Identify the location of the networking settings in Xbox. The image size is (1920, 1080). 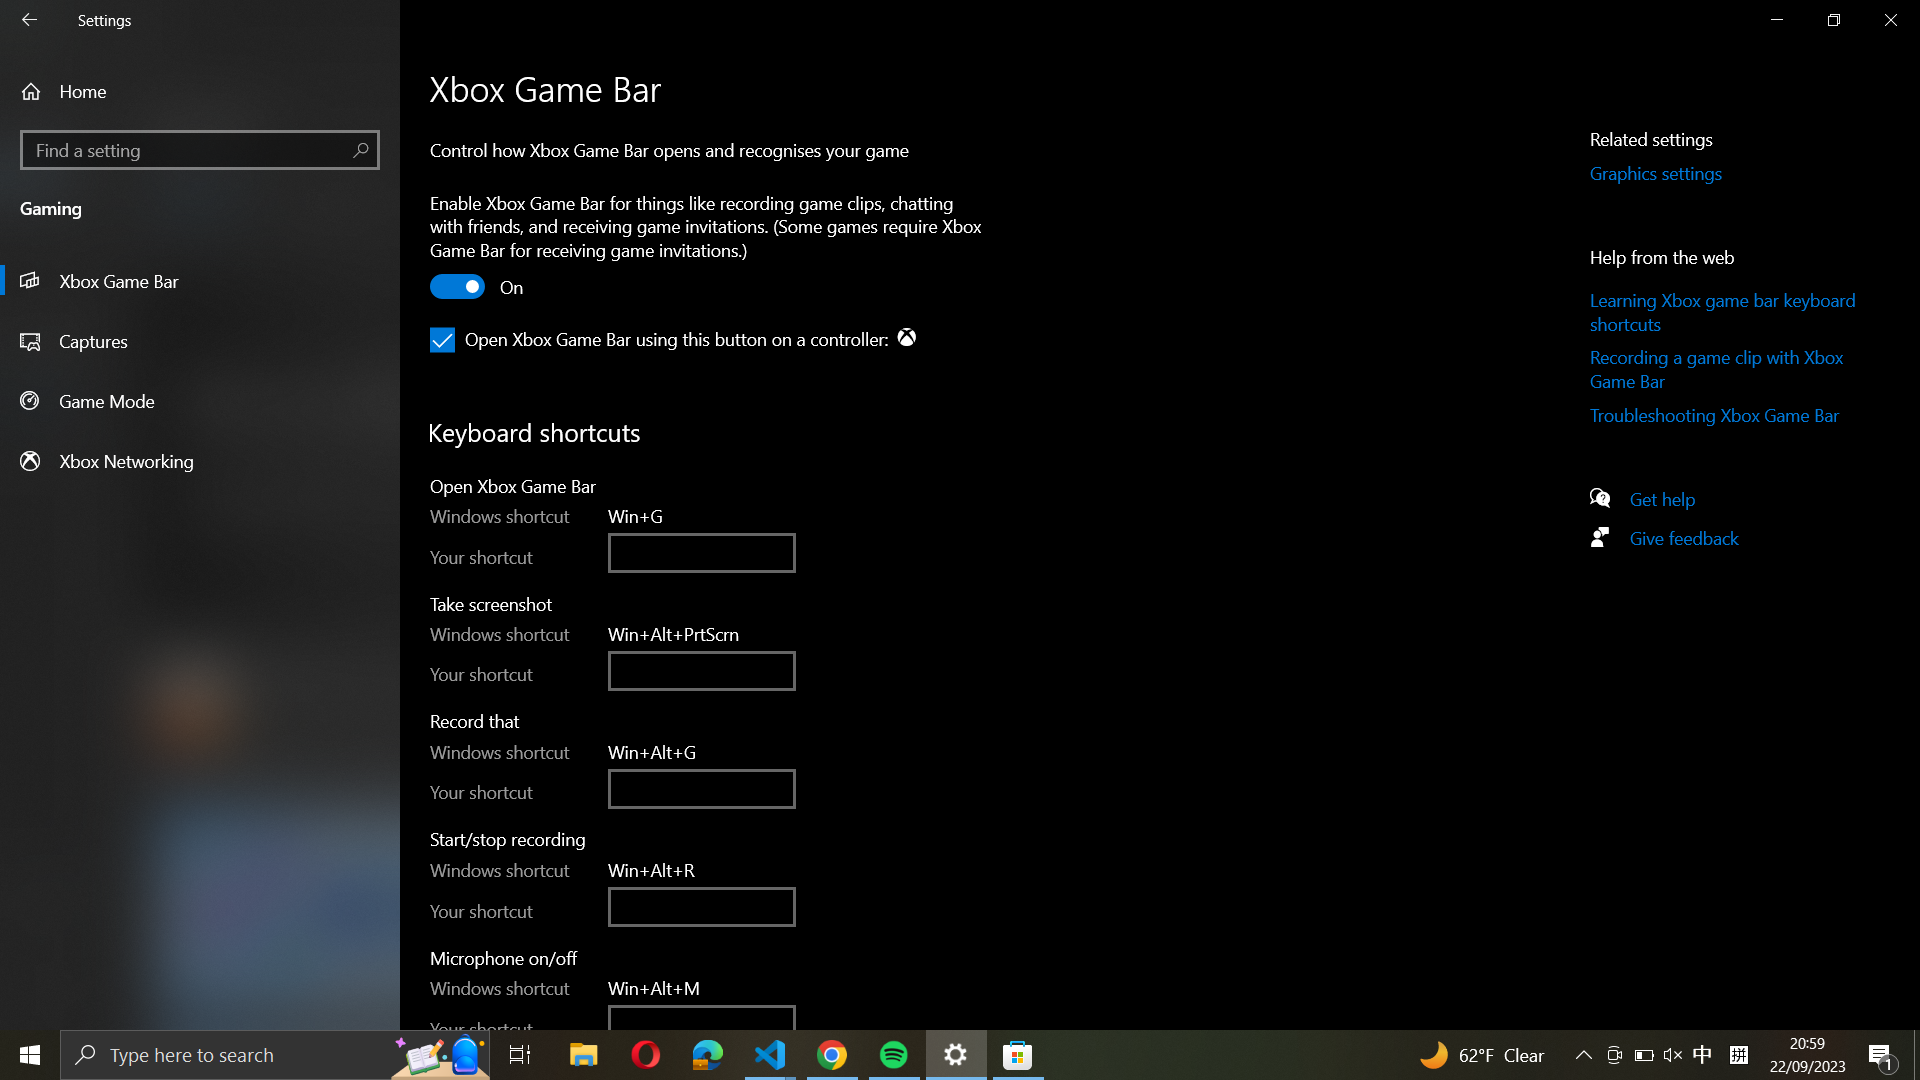
(200, 460).